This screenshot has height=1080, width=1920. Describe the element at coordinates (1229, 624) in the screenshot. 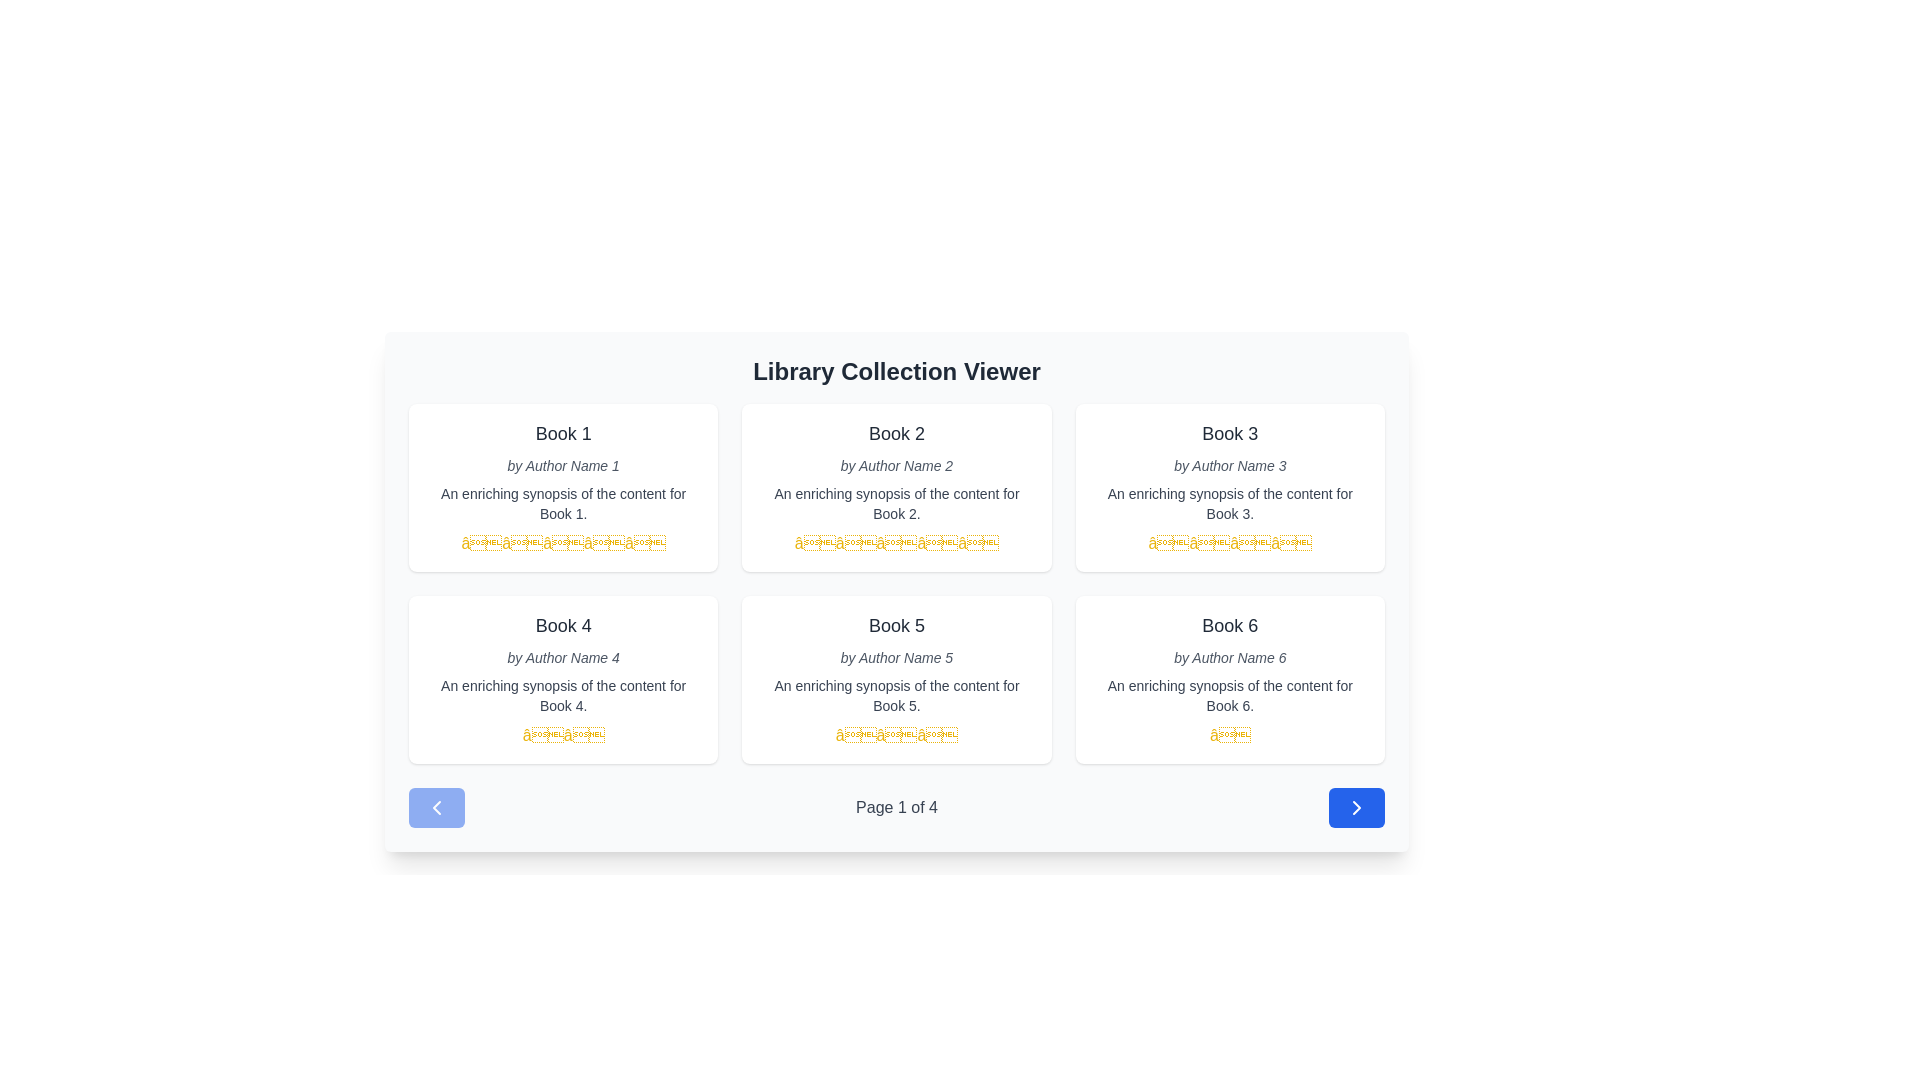

I see `the text label that serves as the primary title for 'Book 6', located in the bottom-right card of the library viewer interface` at that location.